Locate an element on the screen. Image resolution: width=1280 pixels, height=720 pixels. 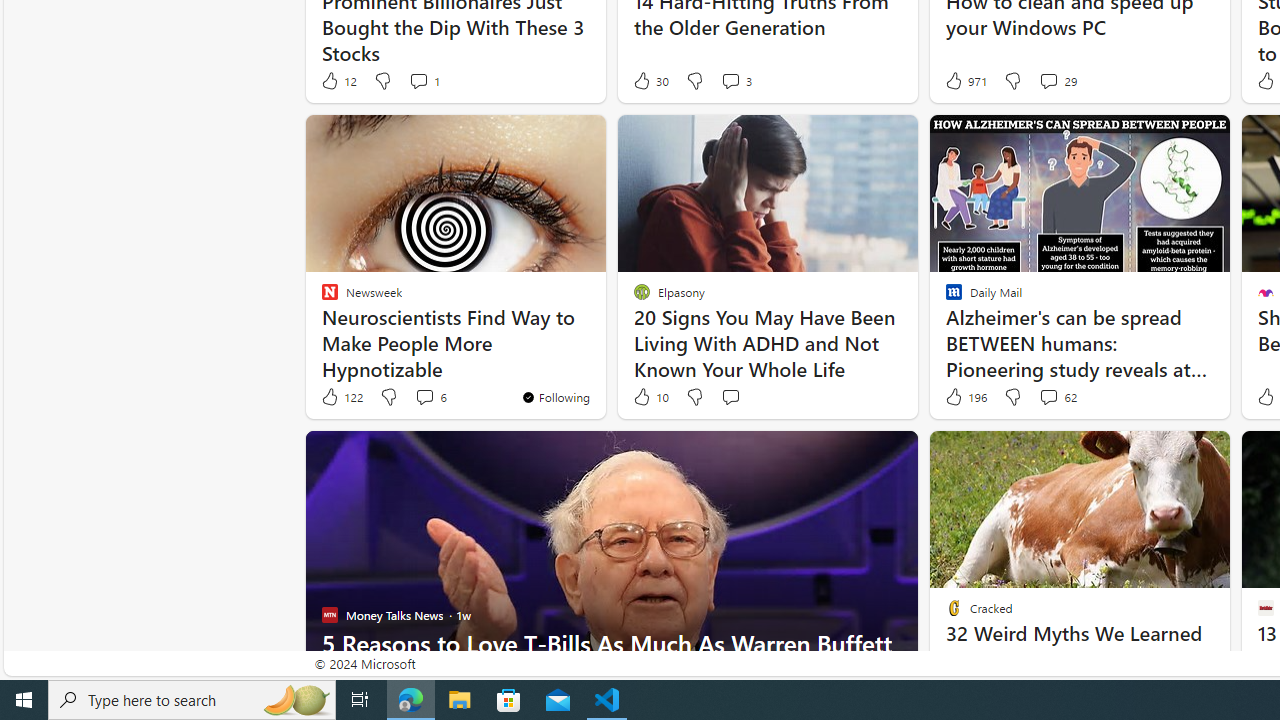
'30 Like' is located at coordinates (650, 80).